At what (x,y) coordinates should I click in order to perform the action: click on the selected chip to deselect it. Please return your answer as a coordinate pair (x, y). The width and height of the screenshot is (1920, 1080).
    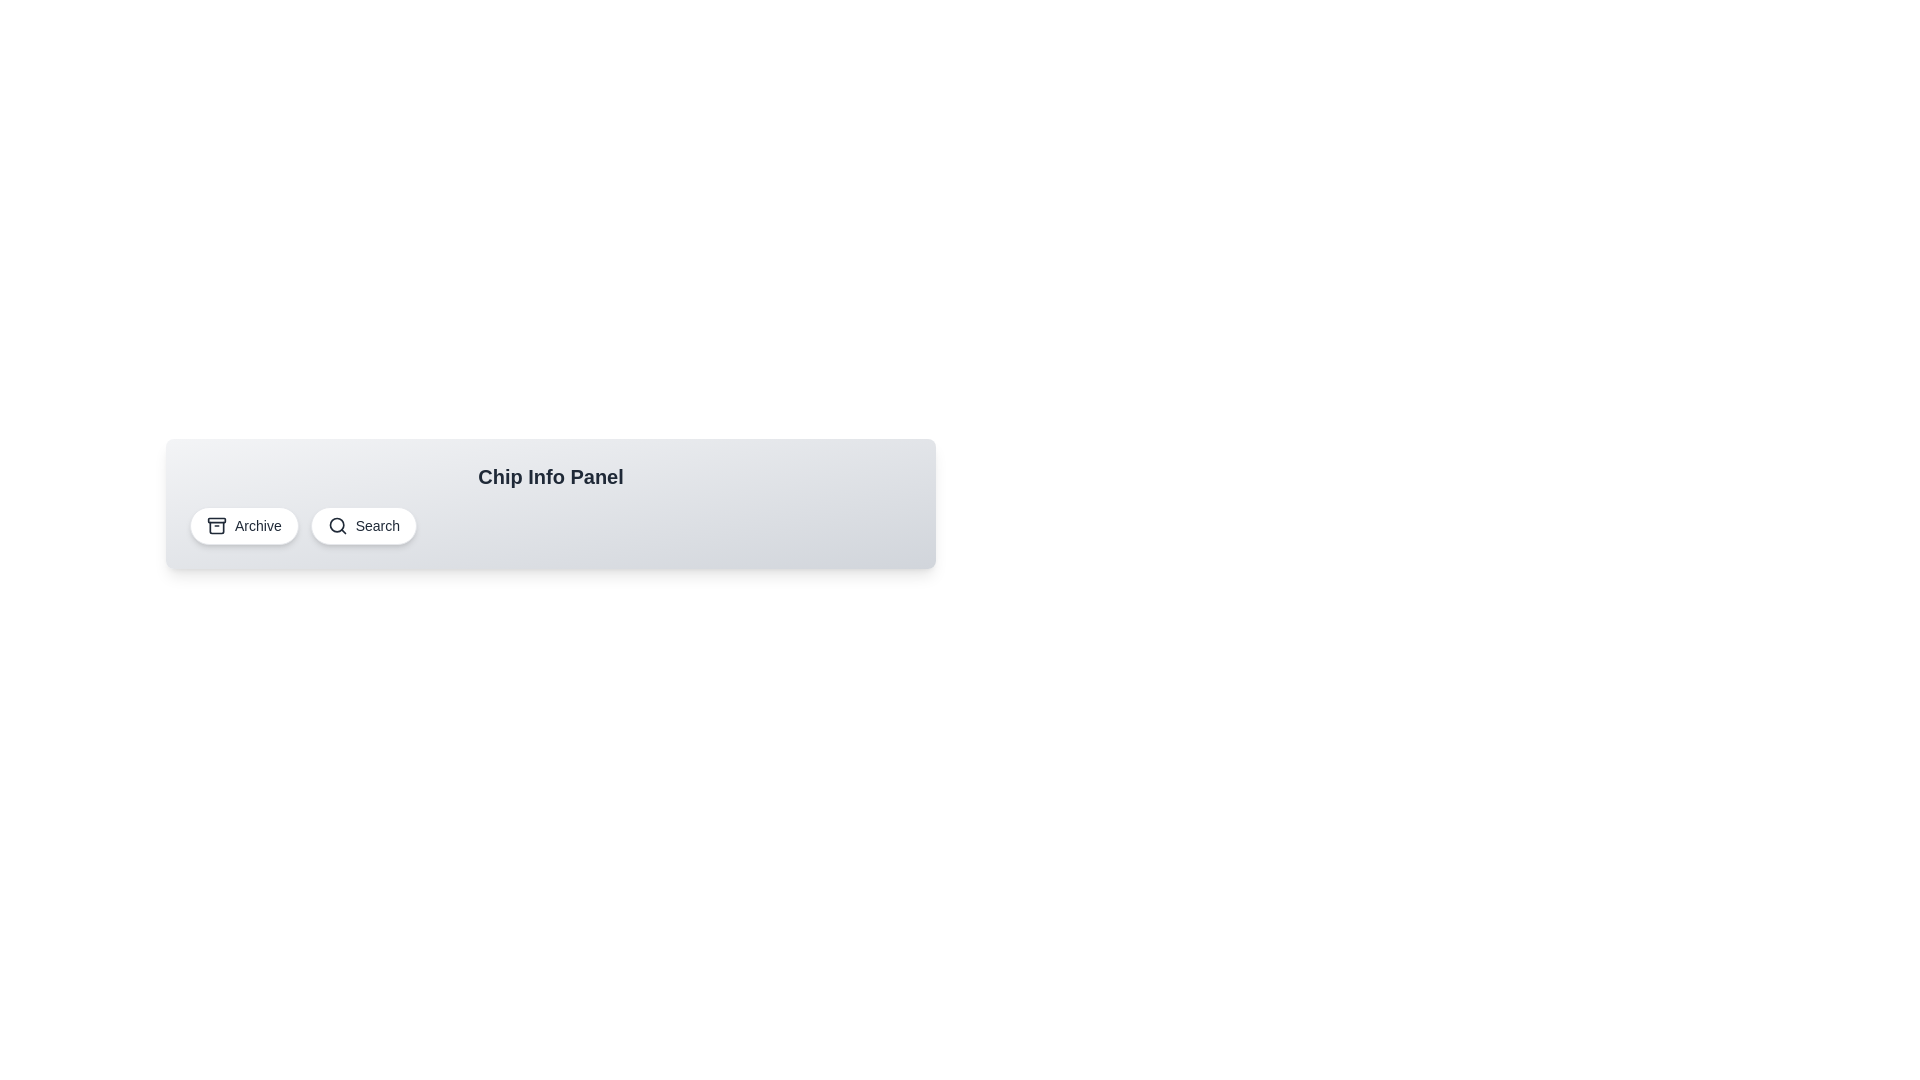
    Looking at the image, I should click on (243, 524).